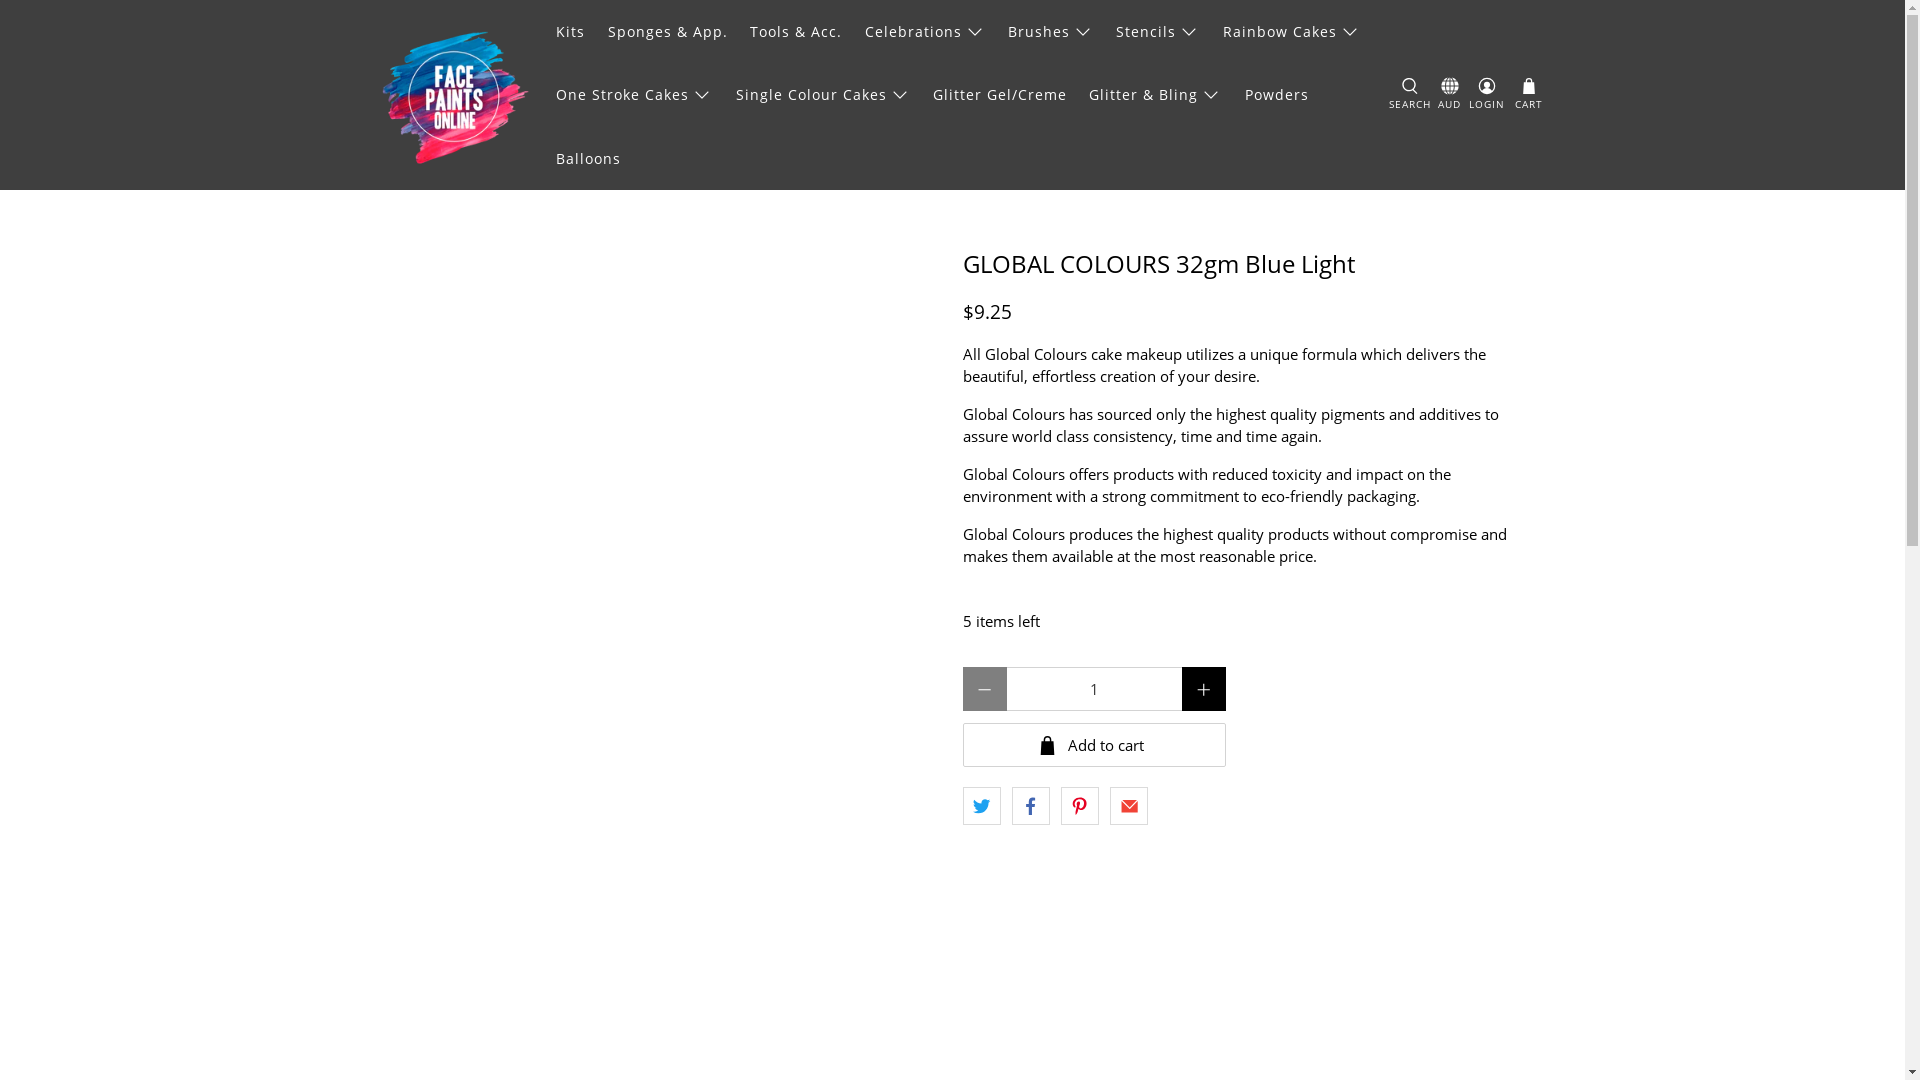 This screenshot has width=1920, height=1080. I want to click on 'Balloons', so click(545, 157).